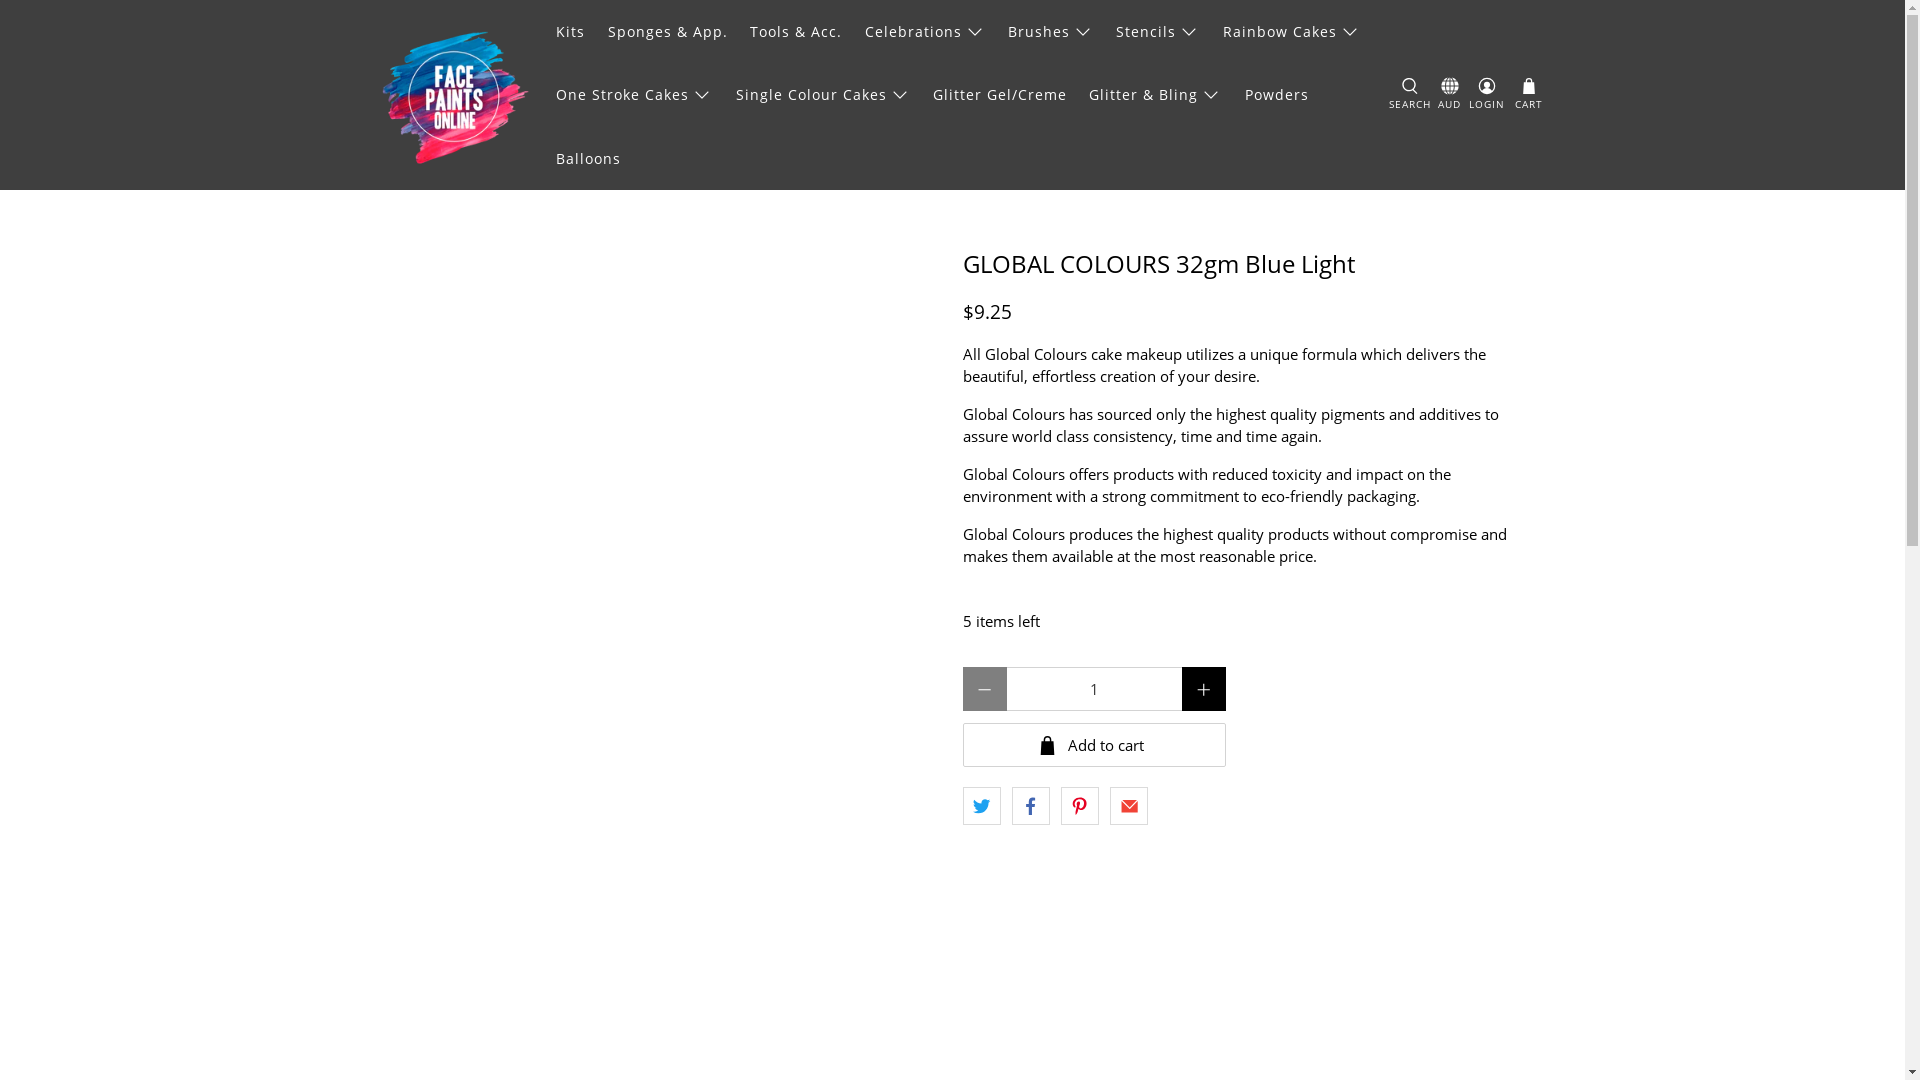 This screenshot has width=1920, height=1080. I want to click on 'Balloons', so click(545, 157).